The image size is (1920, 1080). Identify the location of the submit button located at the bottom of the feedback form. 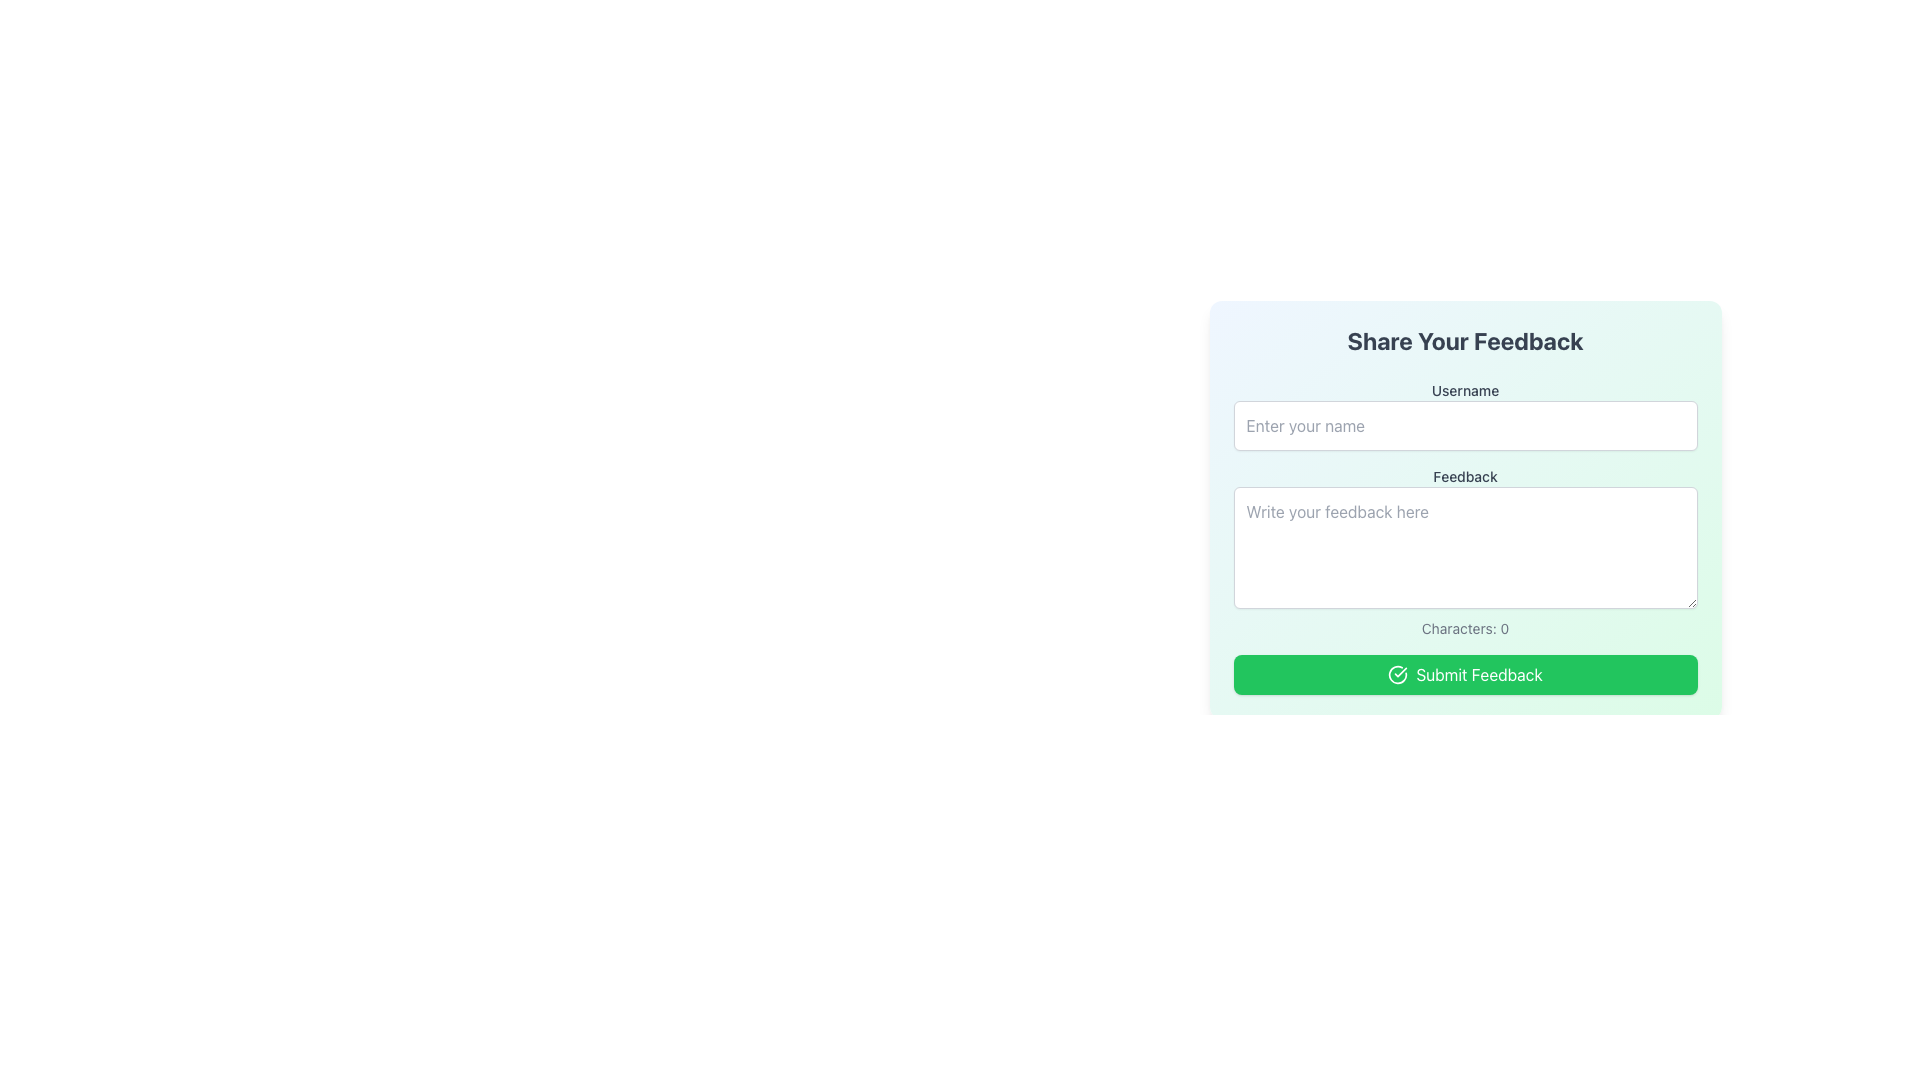
(1465, 675).